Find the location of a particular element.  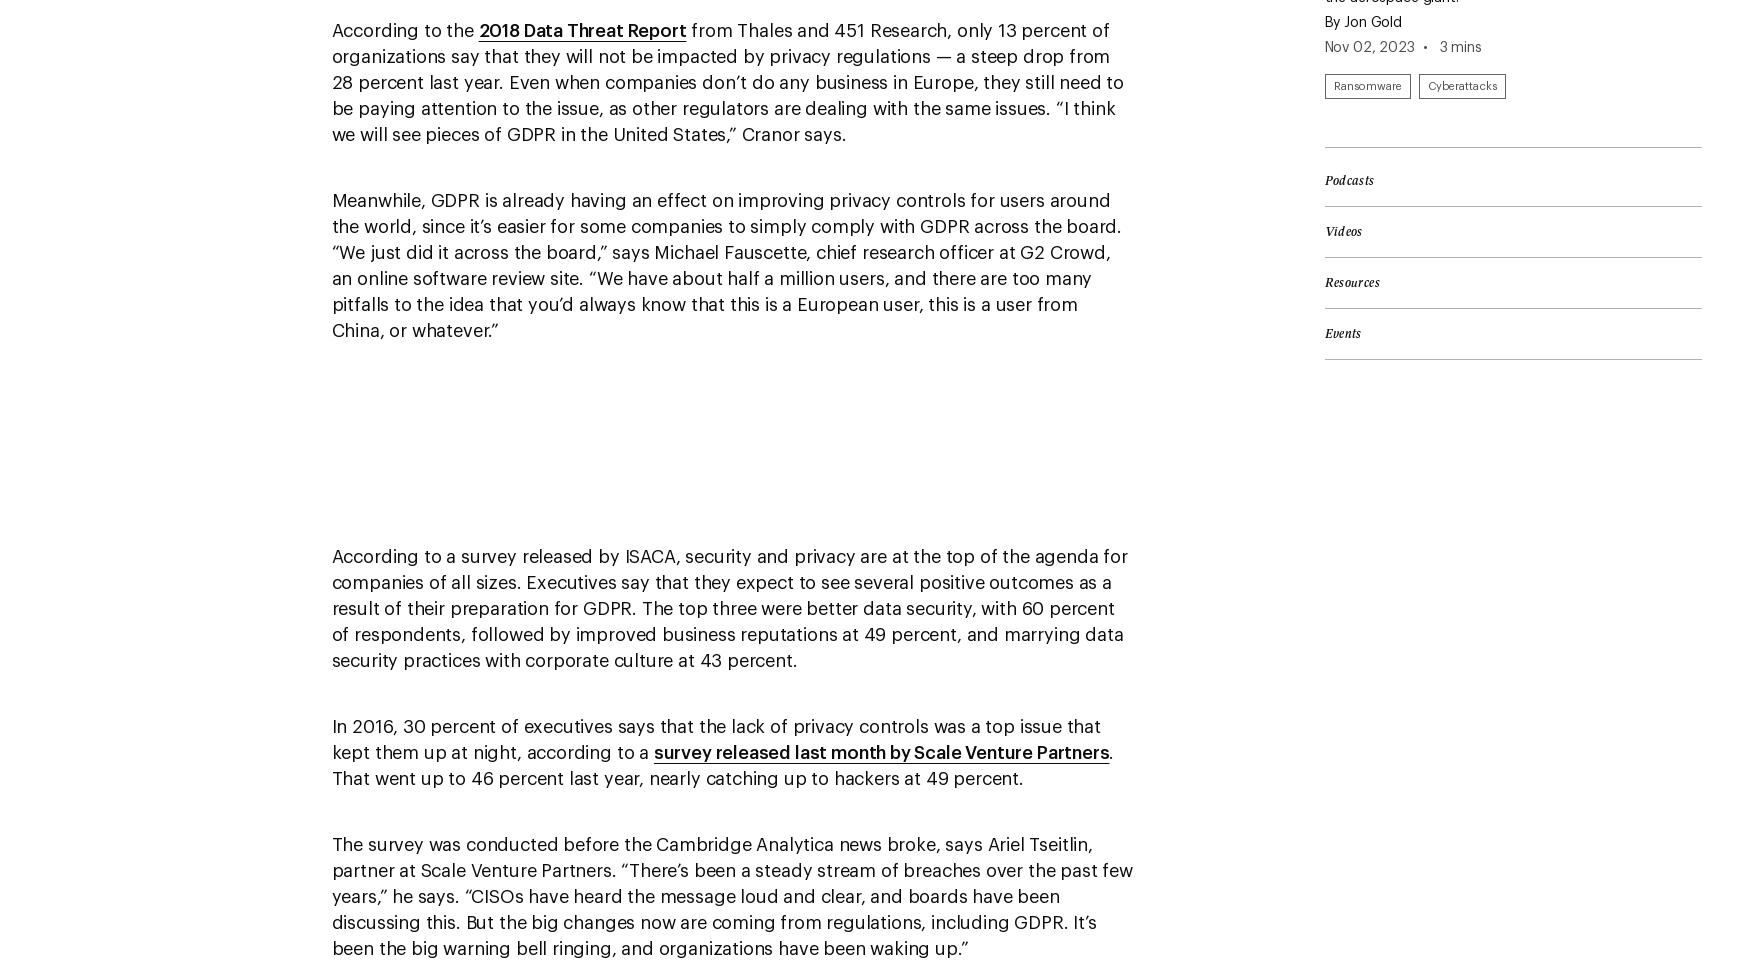

'Brandposts' is located at coordinates (85, 125).